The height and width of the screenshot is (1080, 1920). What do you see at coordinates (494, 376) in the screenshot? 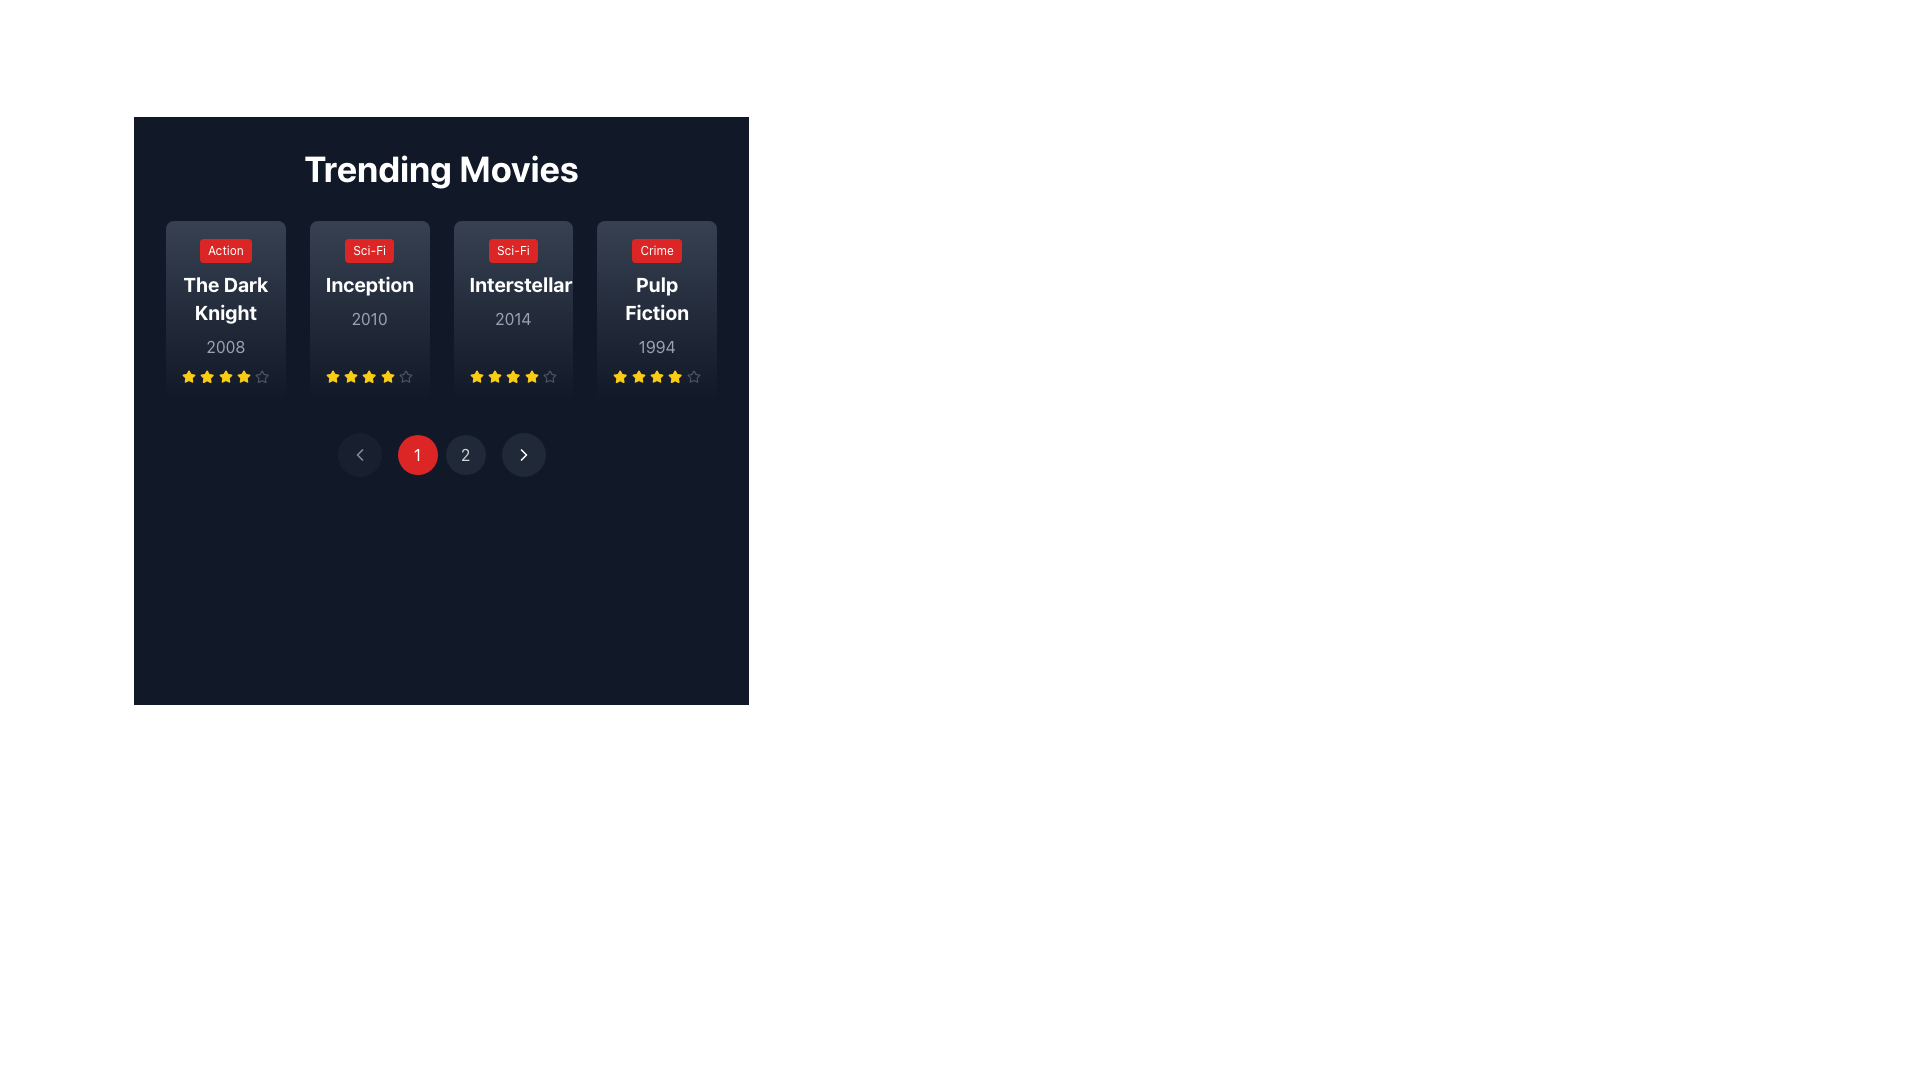
I see `the third yellow star icon in the rating component for the movie 'Interstellar'` at bounding box center [494, 376].